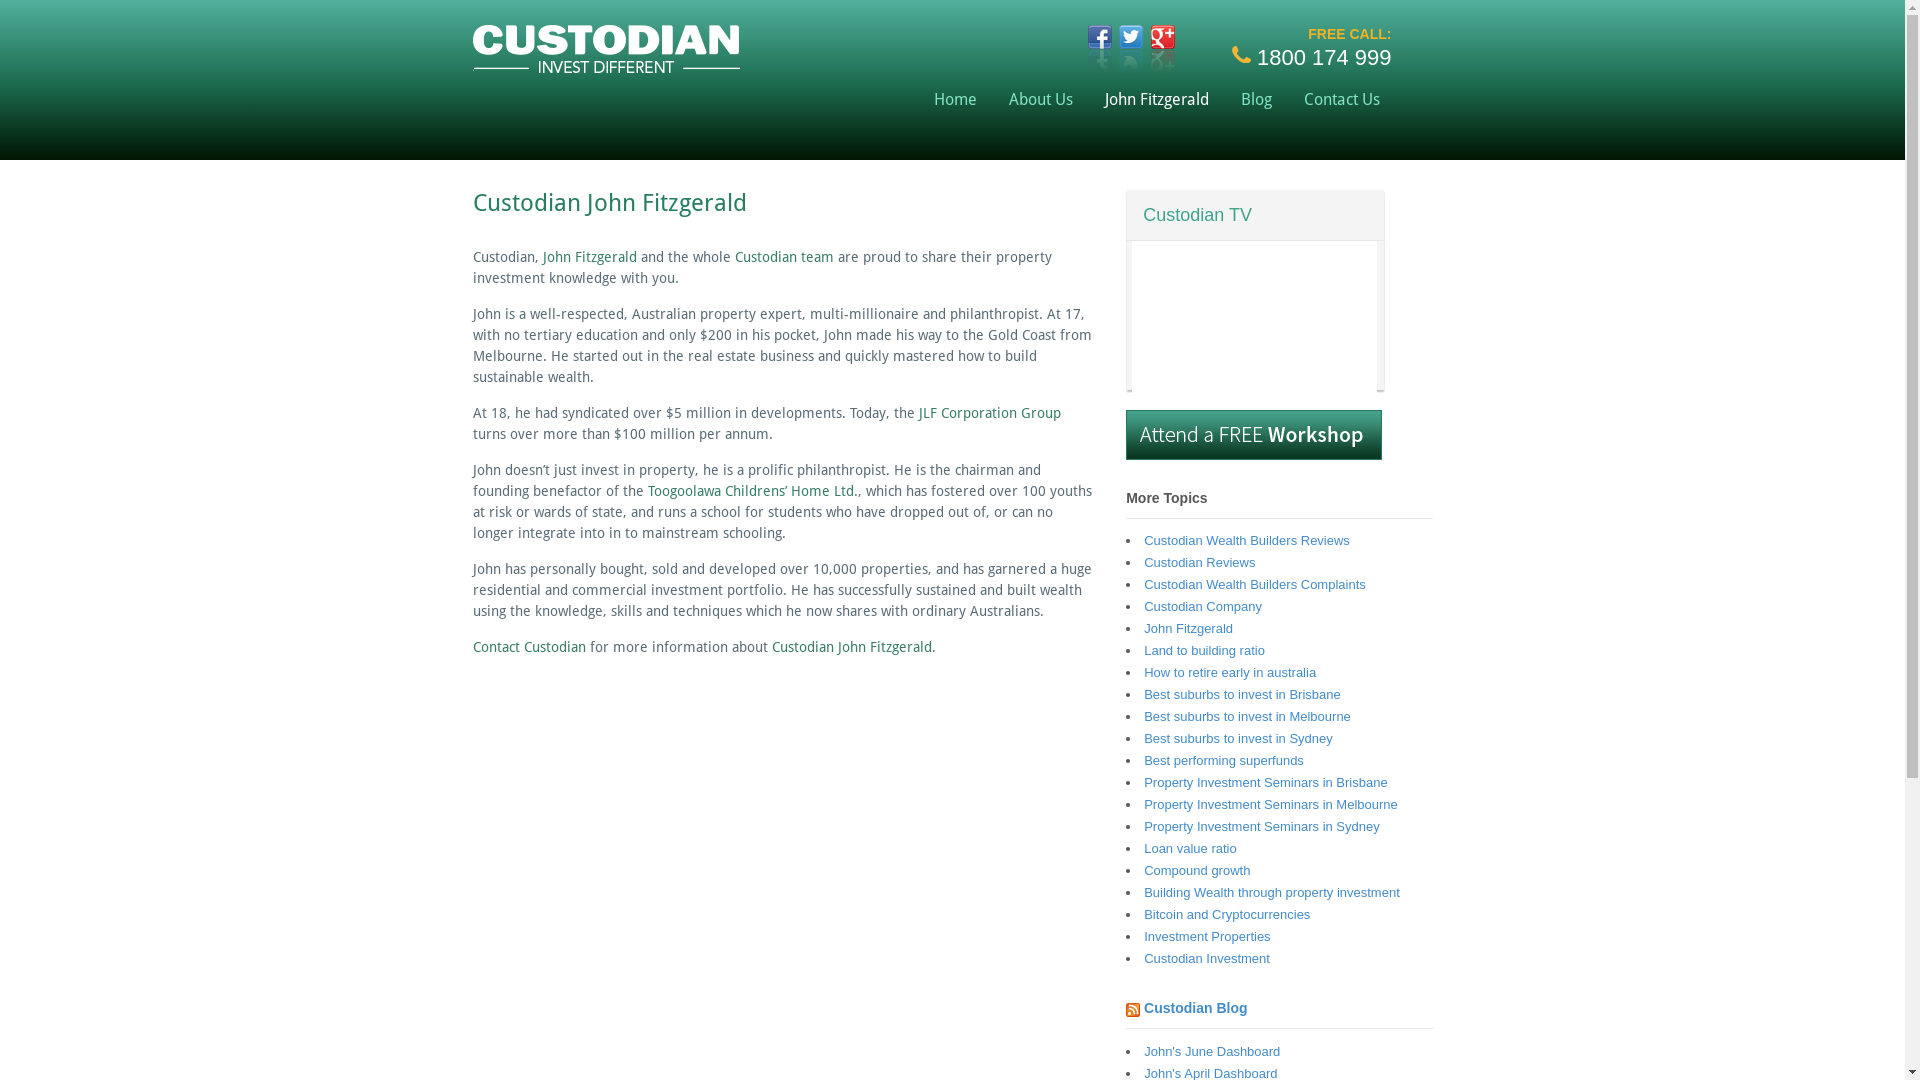 Image resolution: width=1920 pixels, height=1080 pixels. Describe the element at coordinates (1143, 738) in the screenshot. I see `'Best suburbs to invest in Sydney'` at that location.